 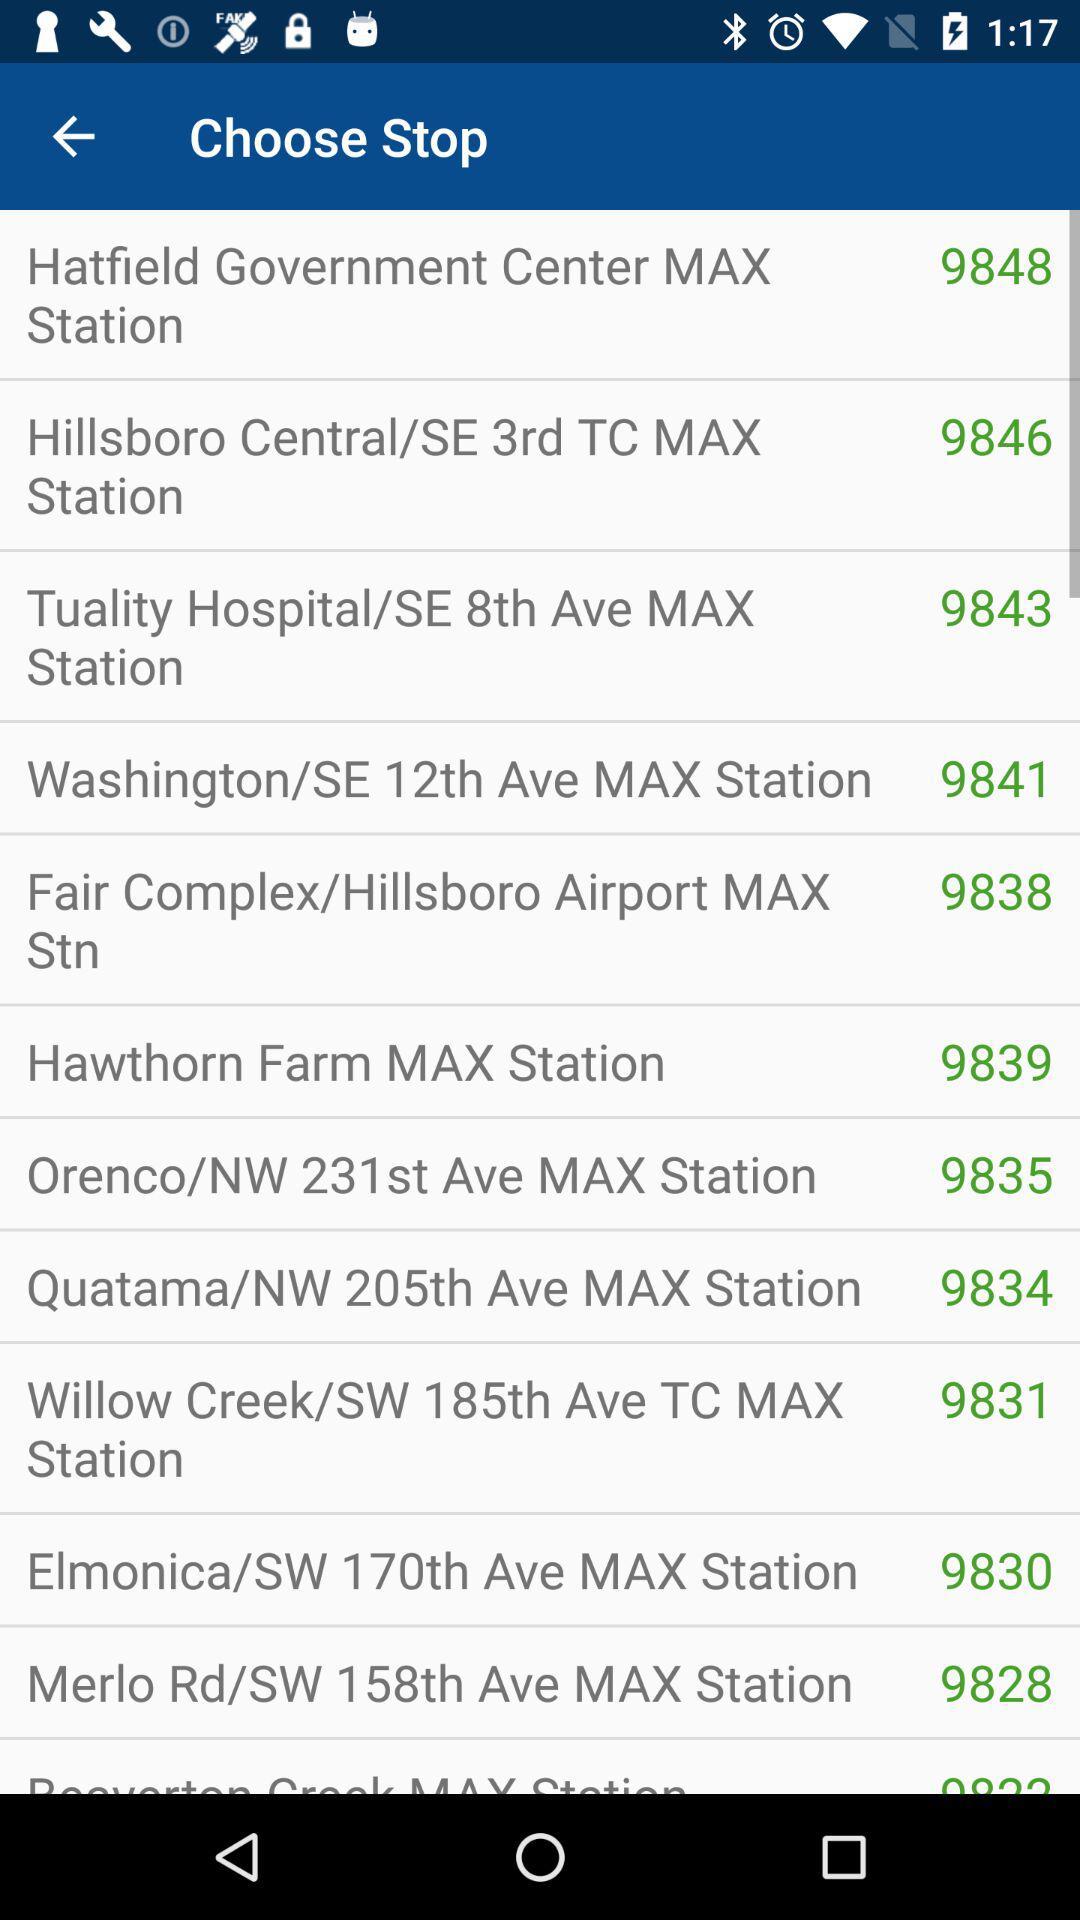 What do you see at coordinates (456, 1427) in the screenshot?
I see `icon to the left of 9834` at bounding box center [456, 1427].